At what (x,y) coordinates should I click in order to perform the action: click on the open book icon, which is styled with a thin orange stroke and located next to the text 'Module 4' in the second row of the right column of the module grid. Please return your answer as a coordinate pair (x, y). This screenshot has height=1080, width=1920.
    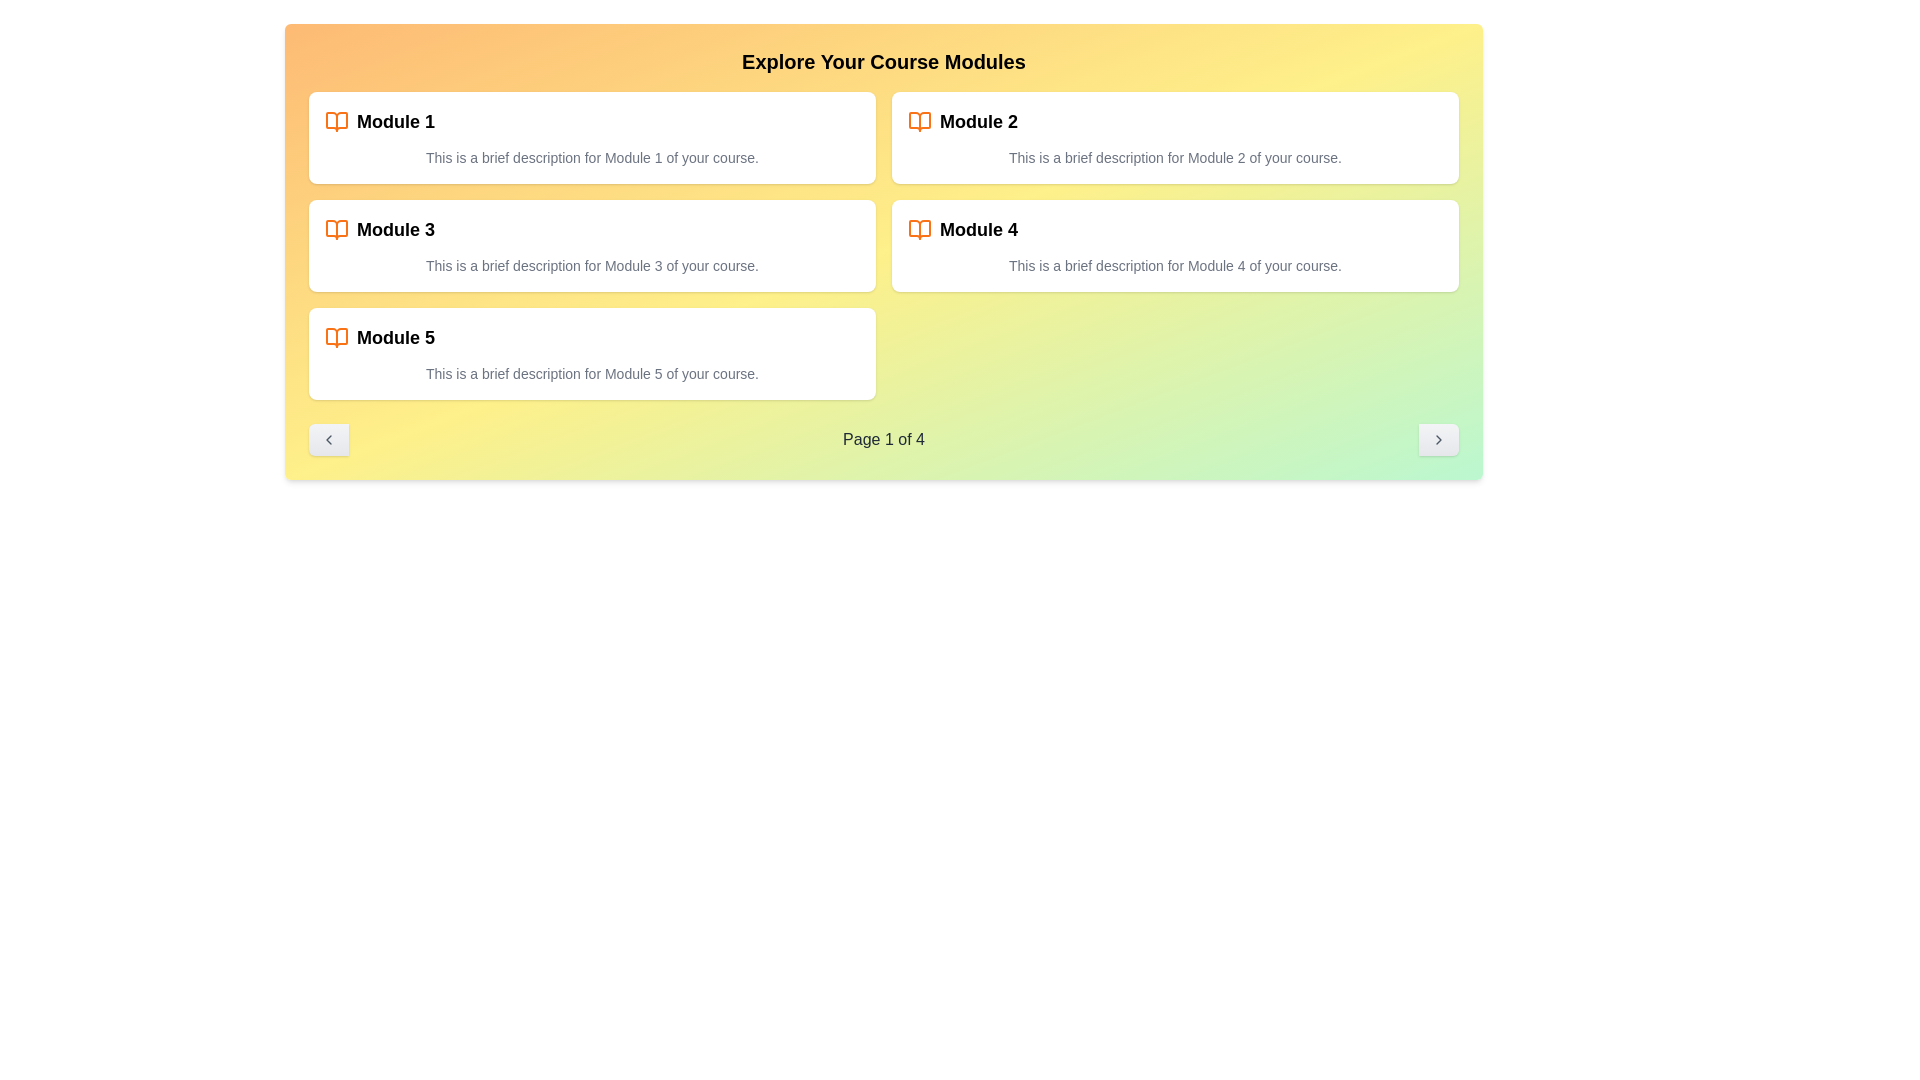
    Looking at the image, I should click on (919, 229).